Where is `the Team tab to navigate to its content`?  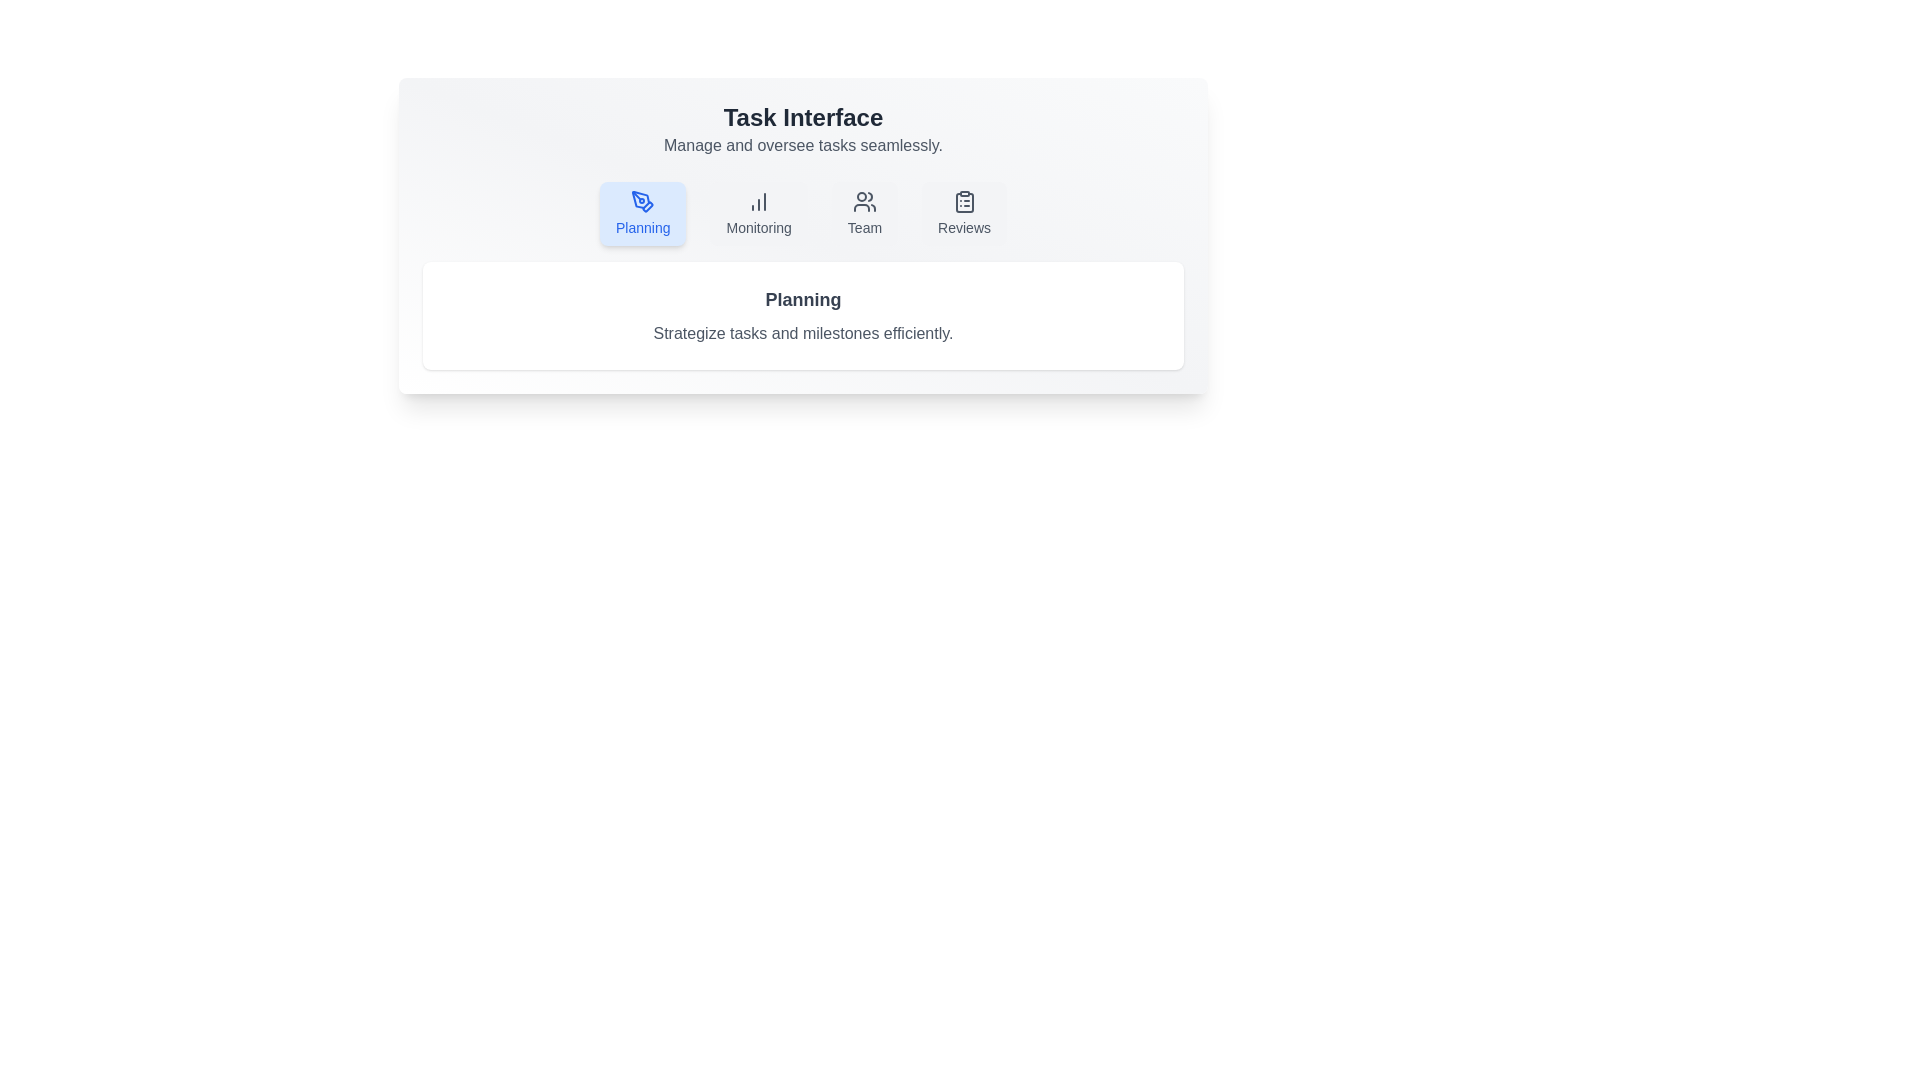
the Team tab to navigate to its content is located at coordinates (864, 213).